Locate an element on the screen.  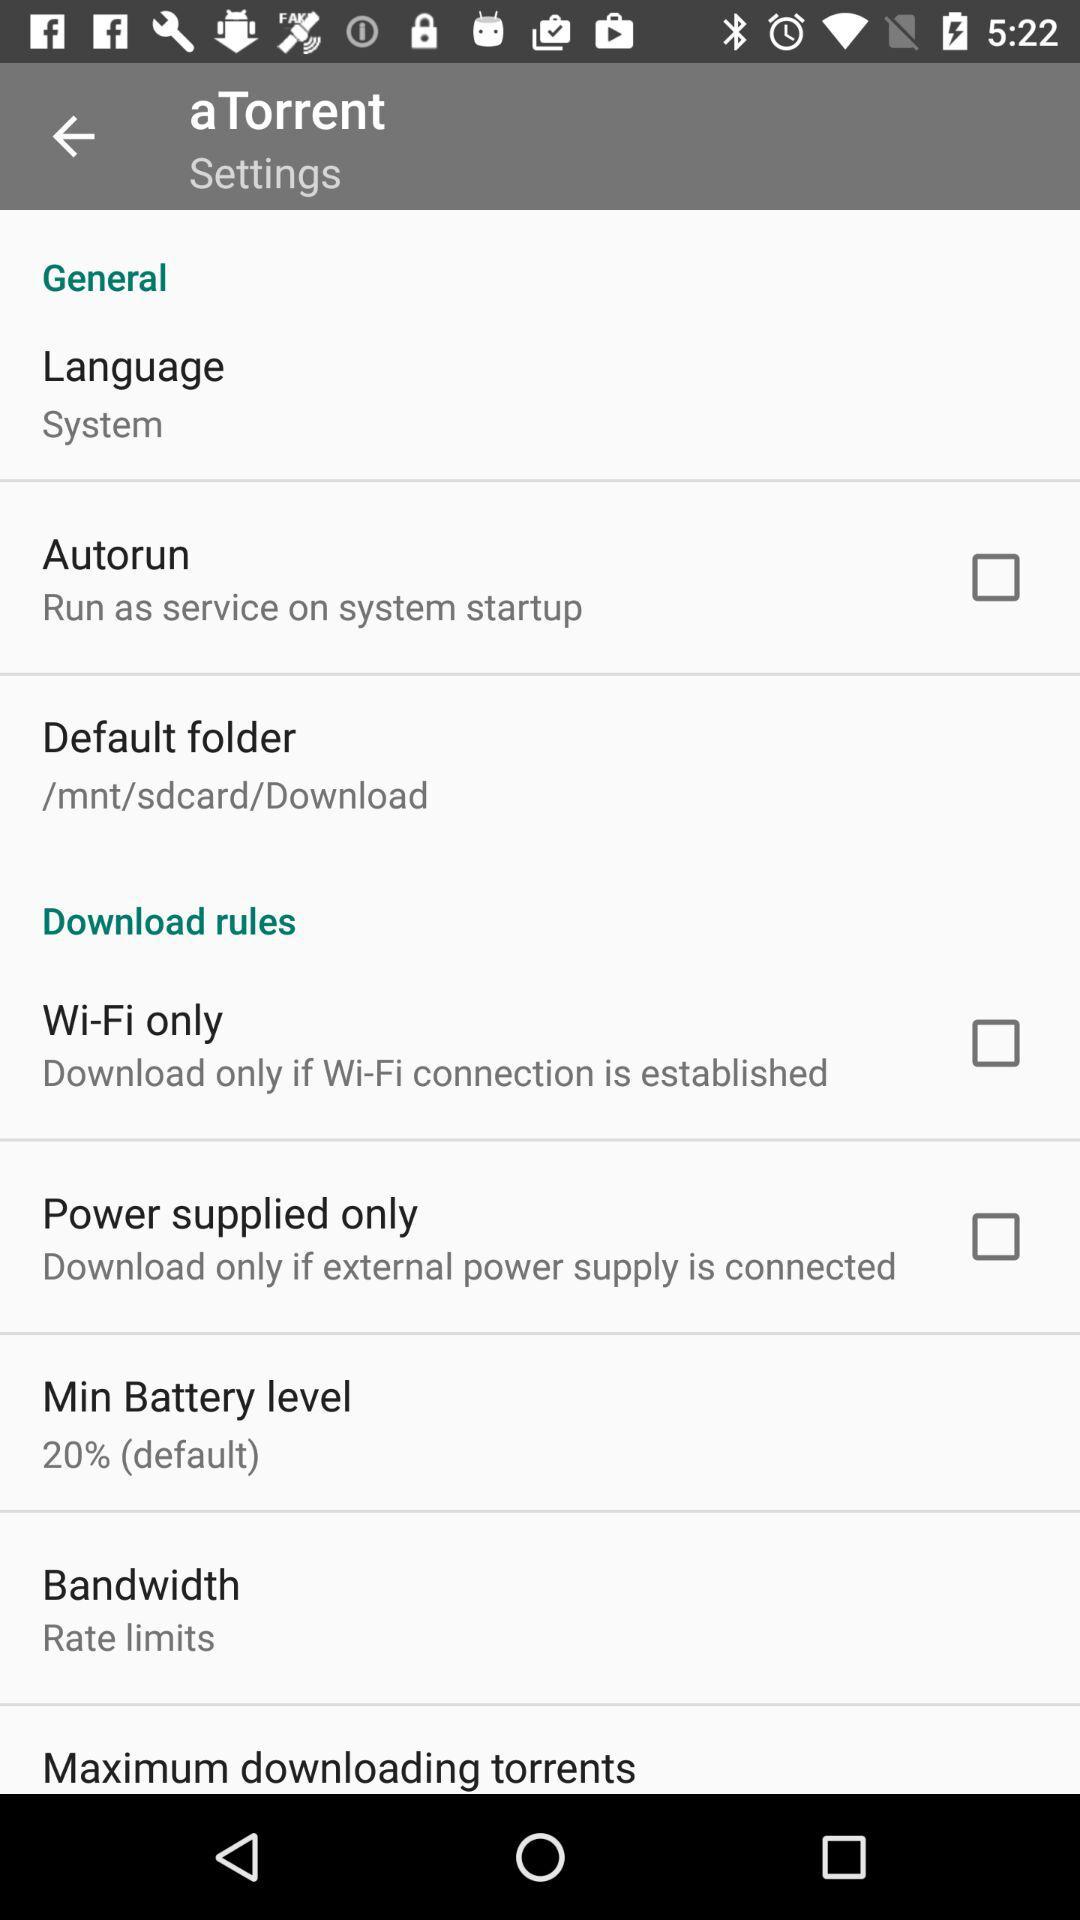
the min battery level item is located at coordinates (197, 1394).